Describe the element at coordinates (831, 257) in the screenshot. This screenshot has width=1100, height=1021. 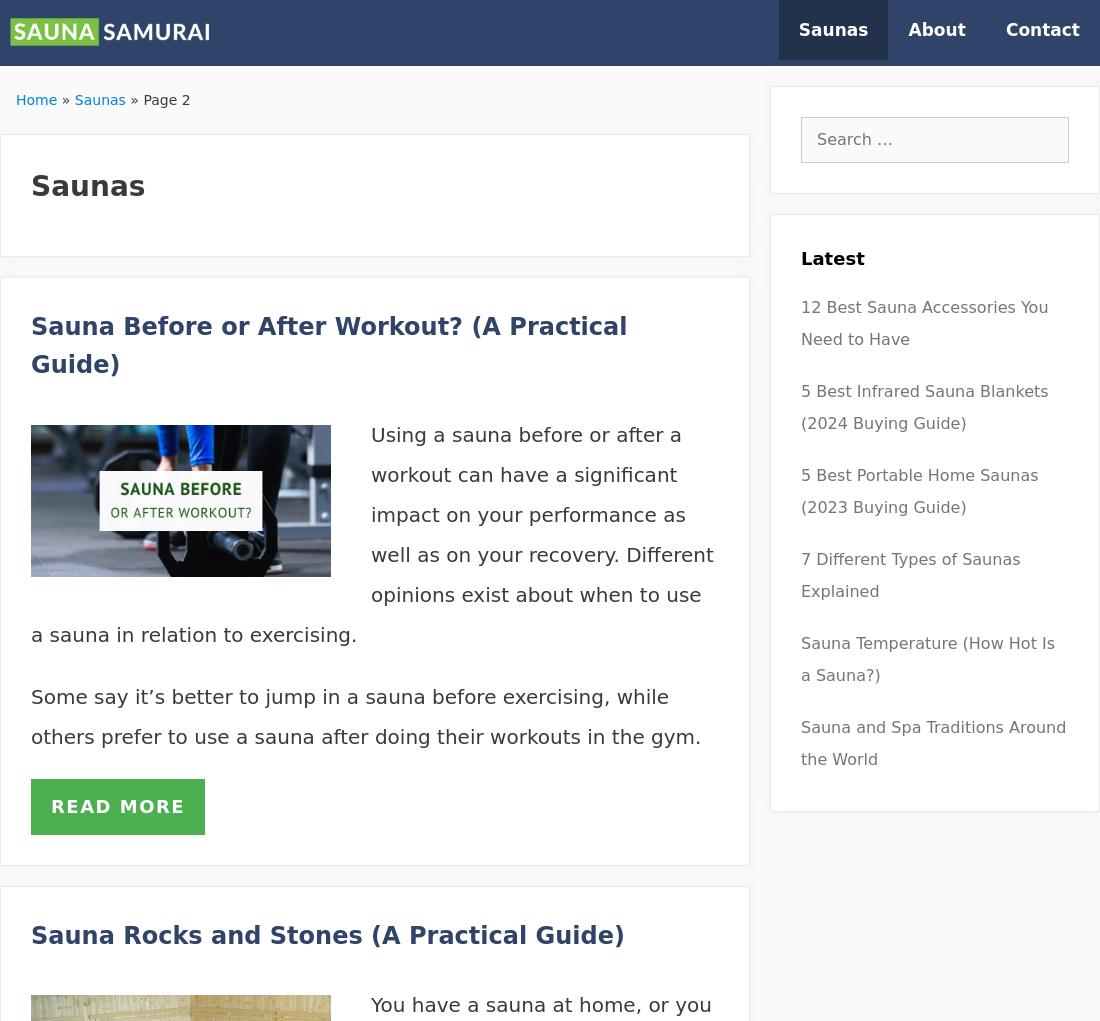
I see `'Latest'` at that location.